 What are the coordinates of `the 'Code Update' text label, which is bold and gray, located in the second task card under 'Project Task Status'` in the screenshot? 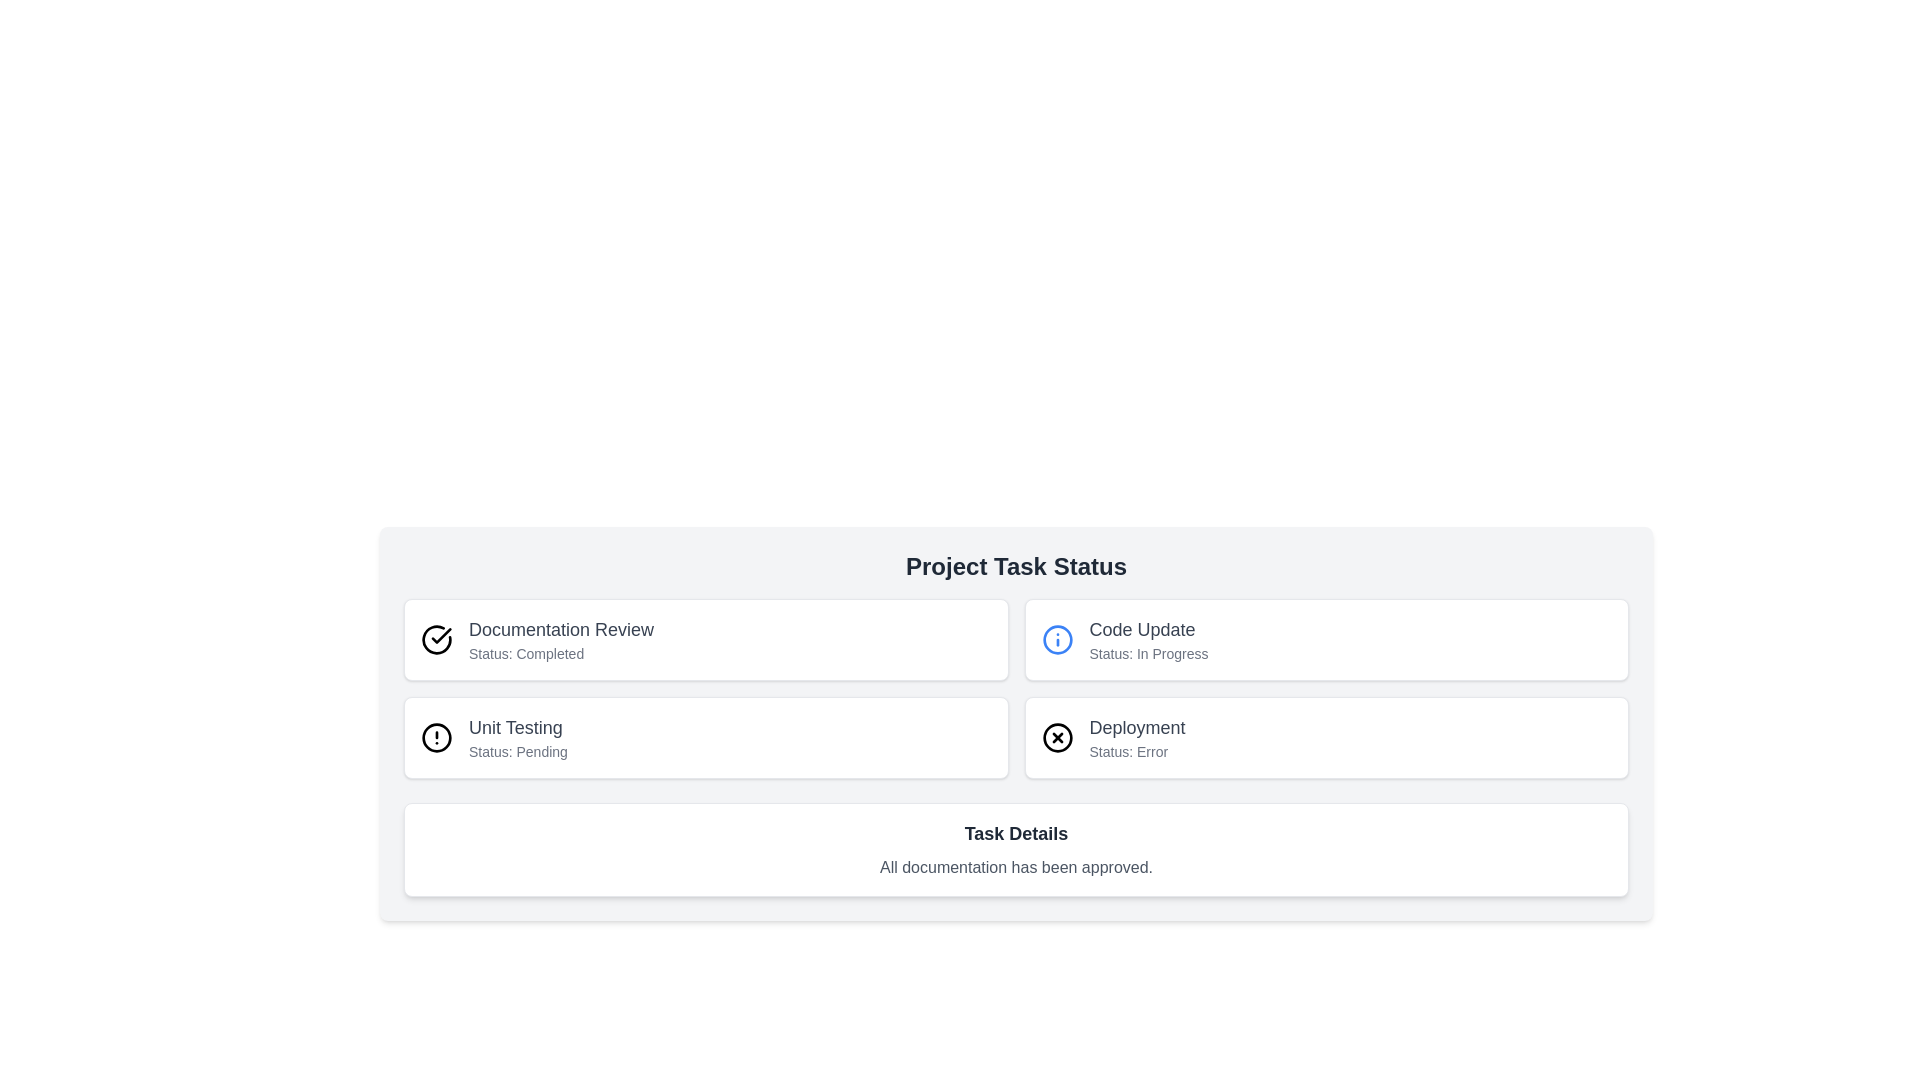 It's located at (1149, 628).